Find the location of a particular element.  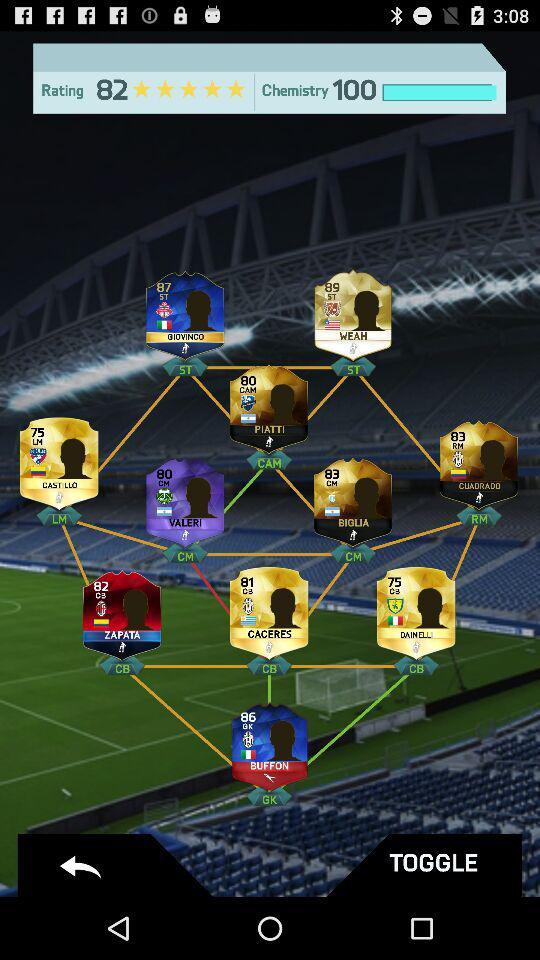

go back is located at coordinates (118, 864).